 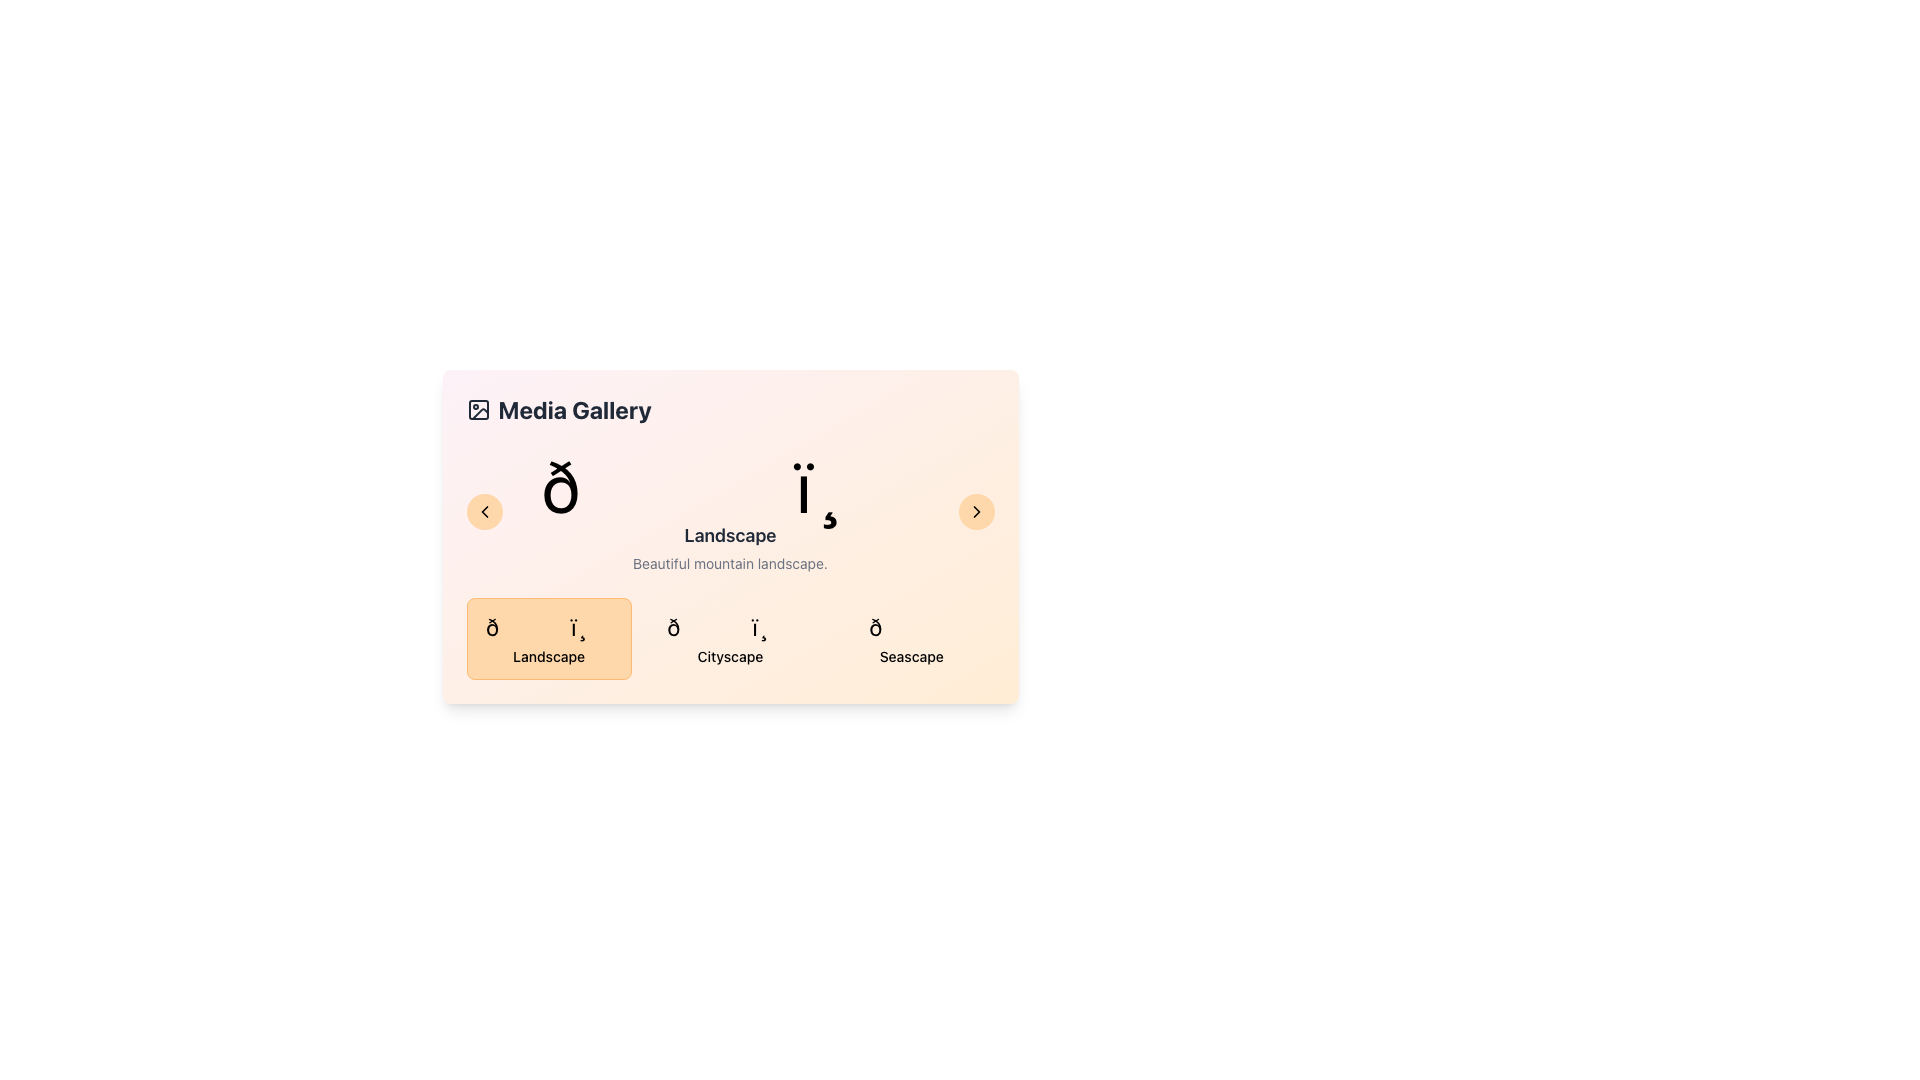 I want to click on the 'Cityscape' button in the Media Gallery section, so click(x=729, y=639).